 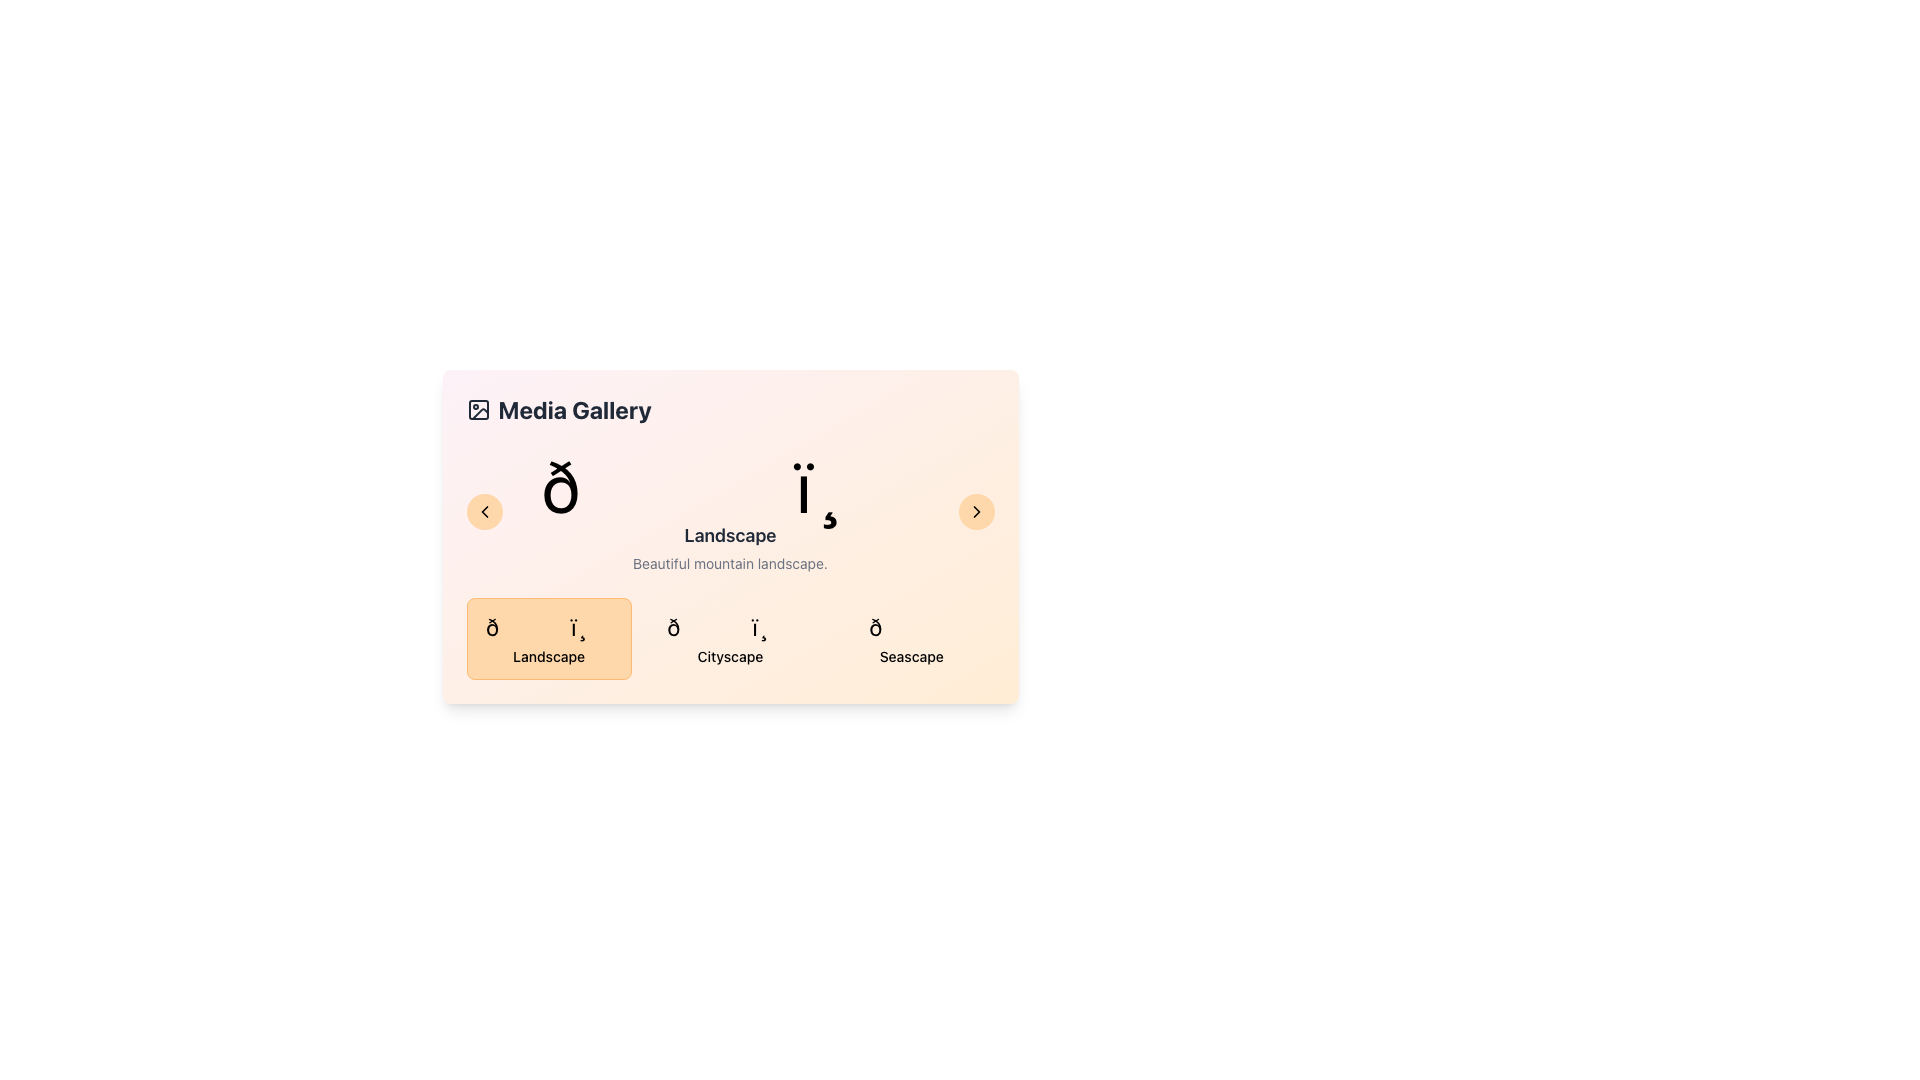 I want to click on the 'Cityscape' button in the Media Gallery section, so click(x=729, y=639).